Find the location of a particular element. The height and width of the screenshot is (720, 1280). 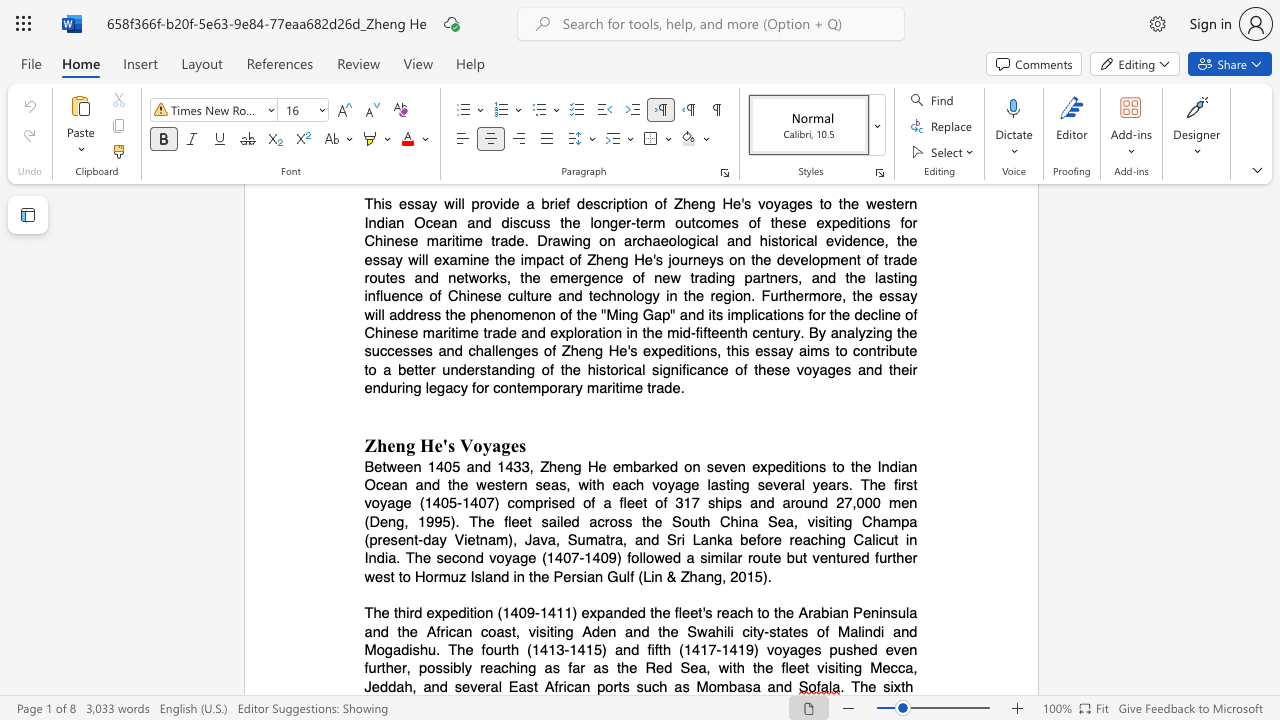

the subset text "he sixt" within the text ". The sixth" is located at coordinates (860, 685).